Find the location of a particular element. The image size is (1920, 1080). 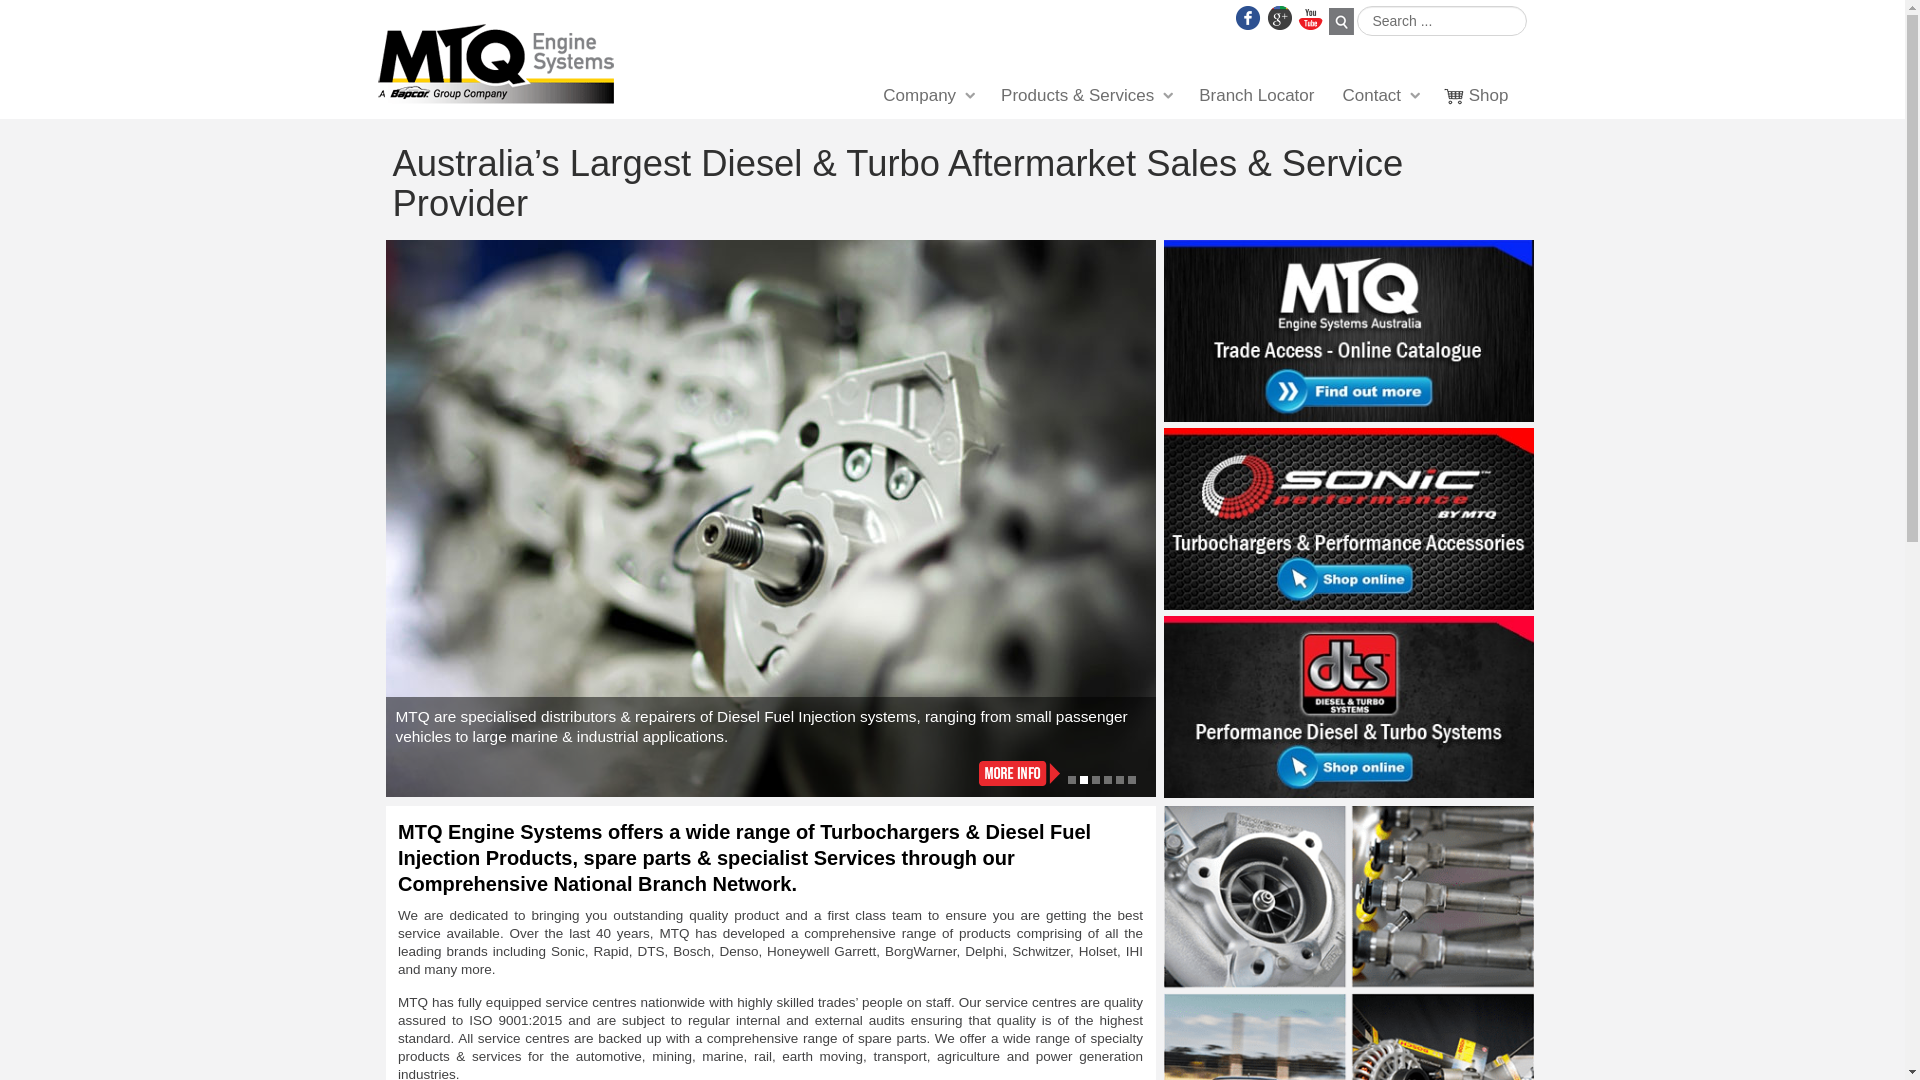

'Contact' is located at coordinates (1379, 96).